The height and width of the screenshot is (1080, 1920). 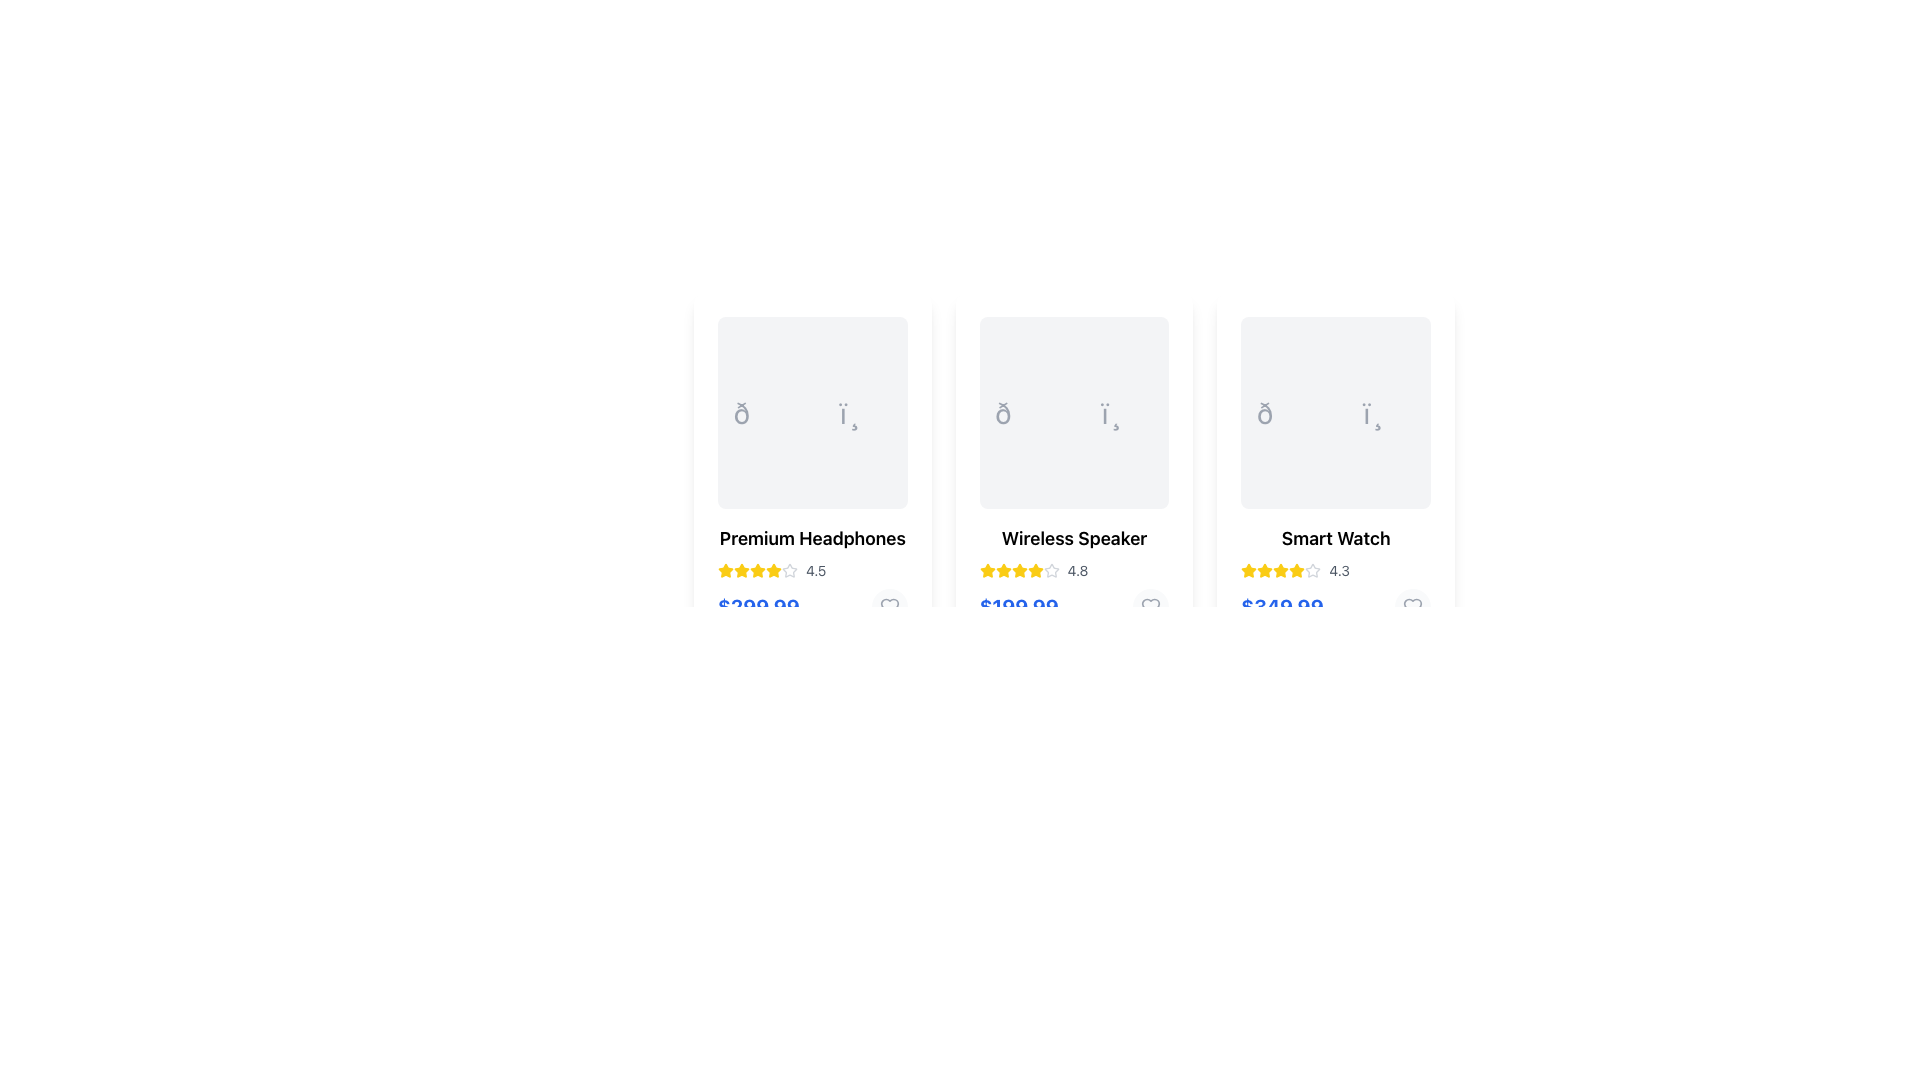 What do you see at coordinates (1313, 570) in the screenshot?
I see `the star icon representing the product's score, located above the product rating and price of the third product item from the left` at bounding box center [1313, 570].